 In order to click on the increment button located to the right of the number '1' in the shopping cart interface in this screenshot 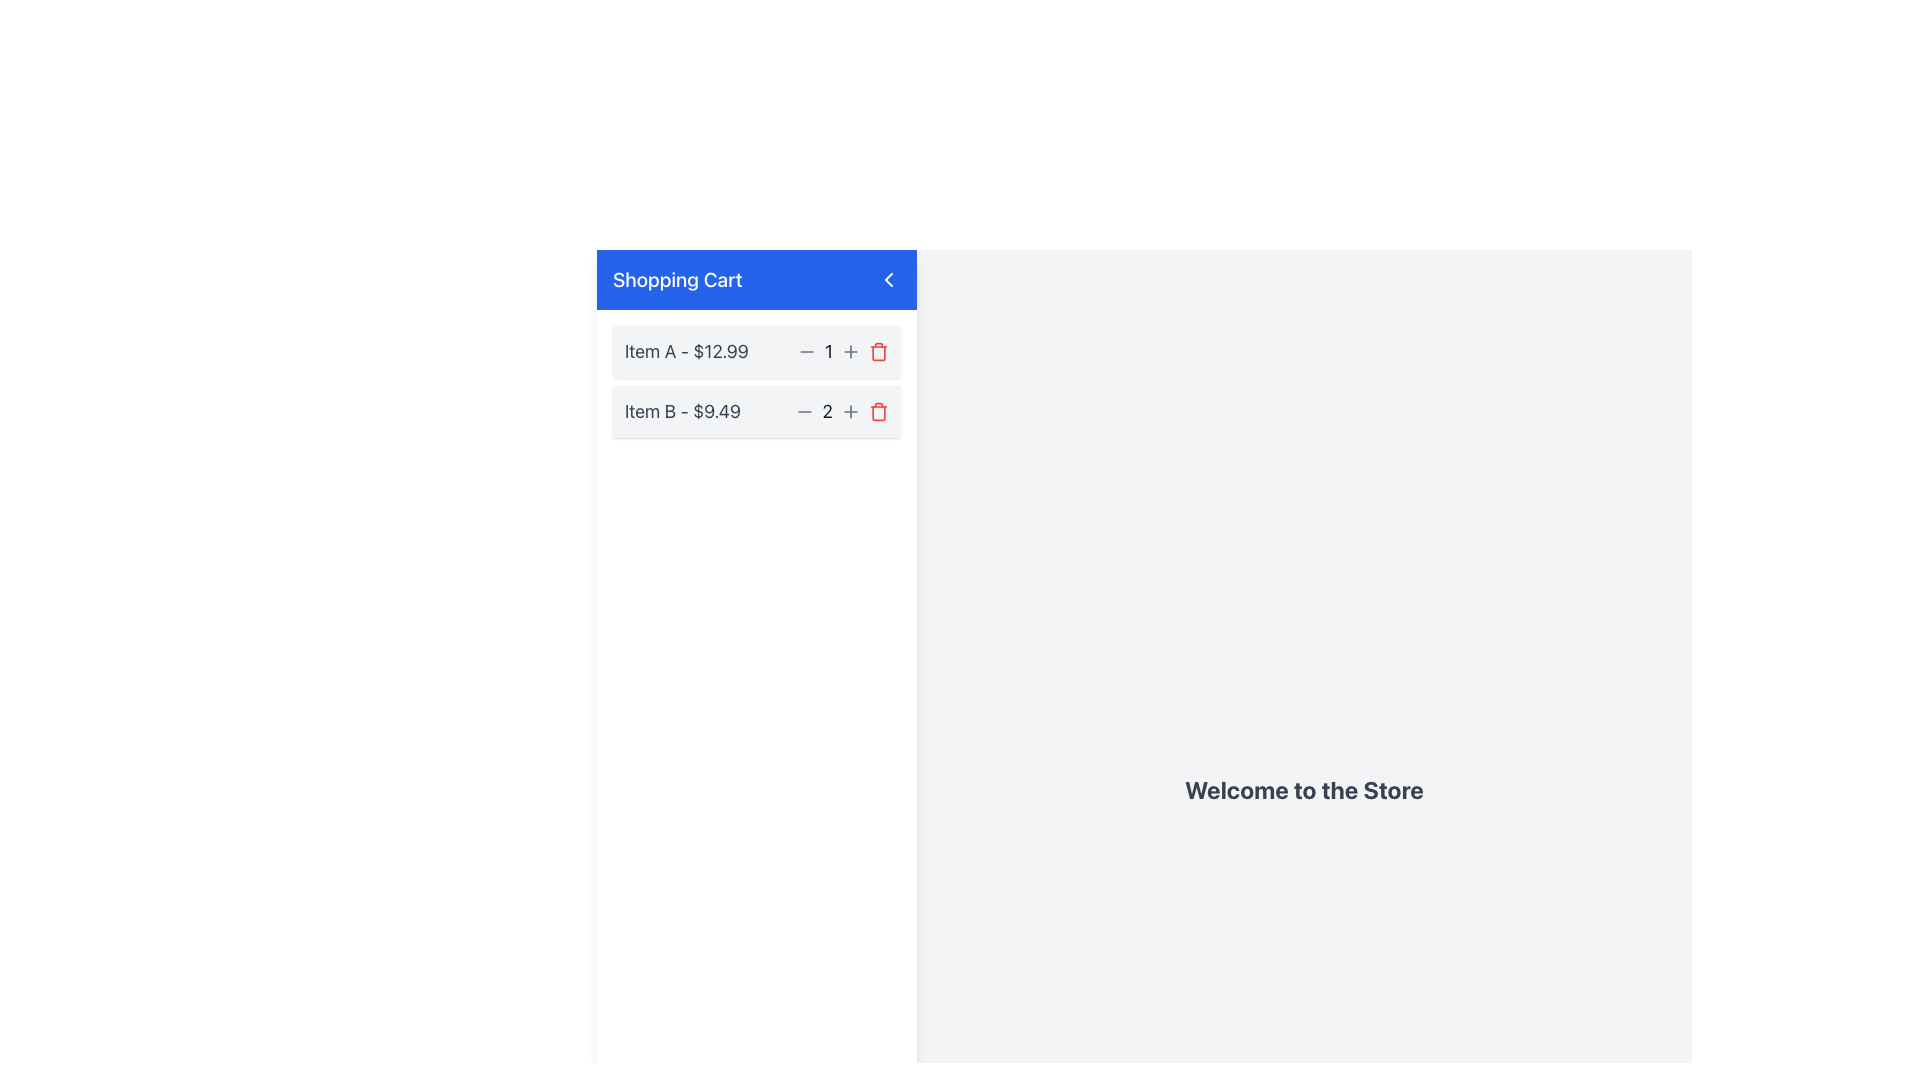, I will do `click(850, 350)`.